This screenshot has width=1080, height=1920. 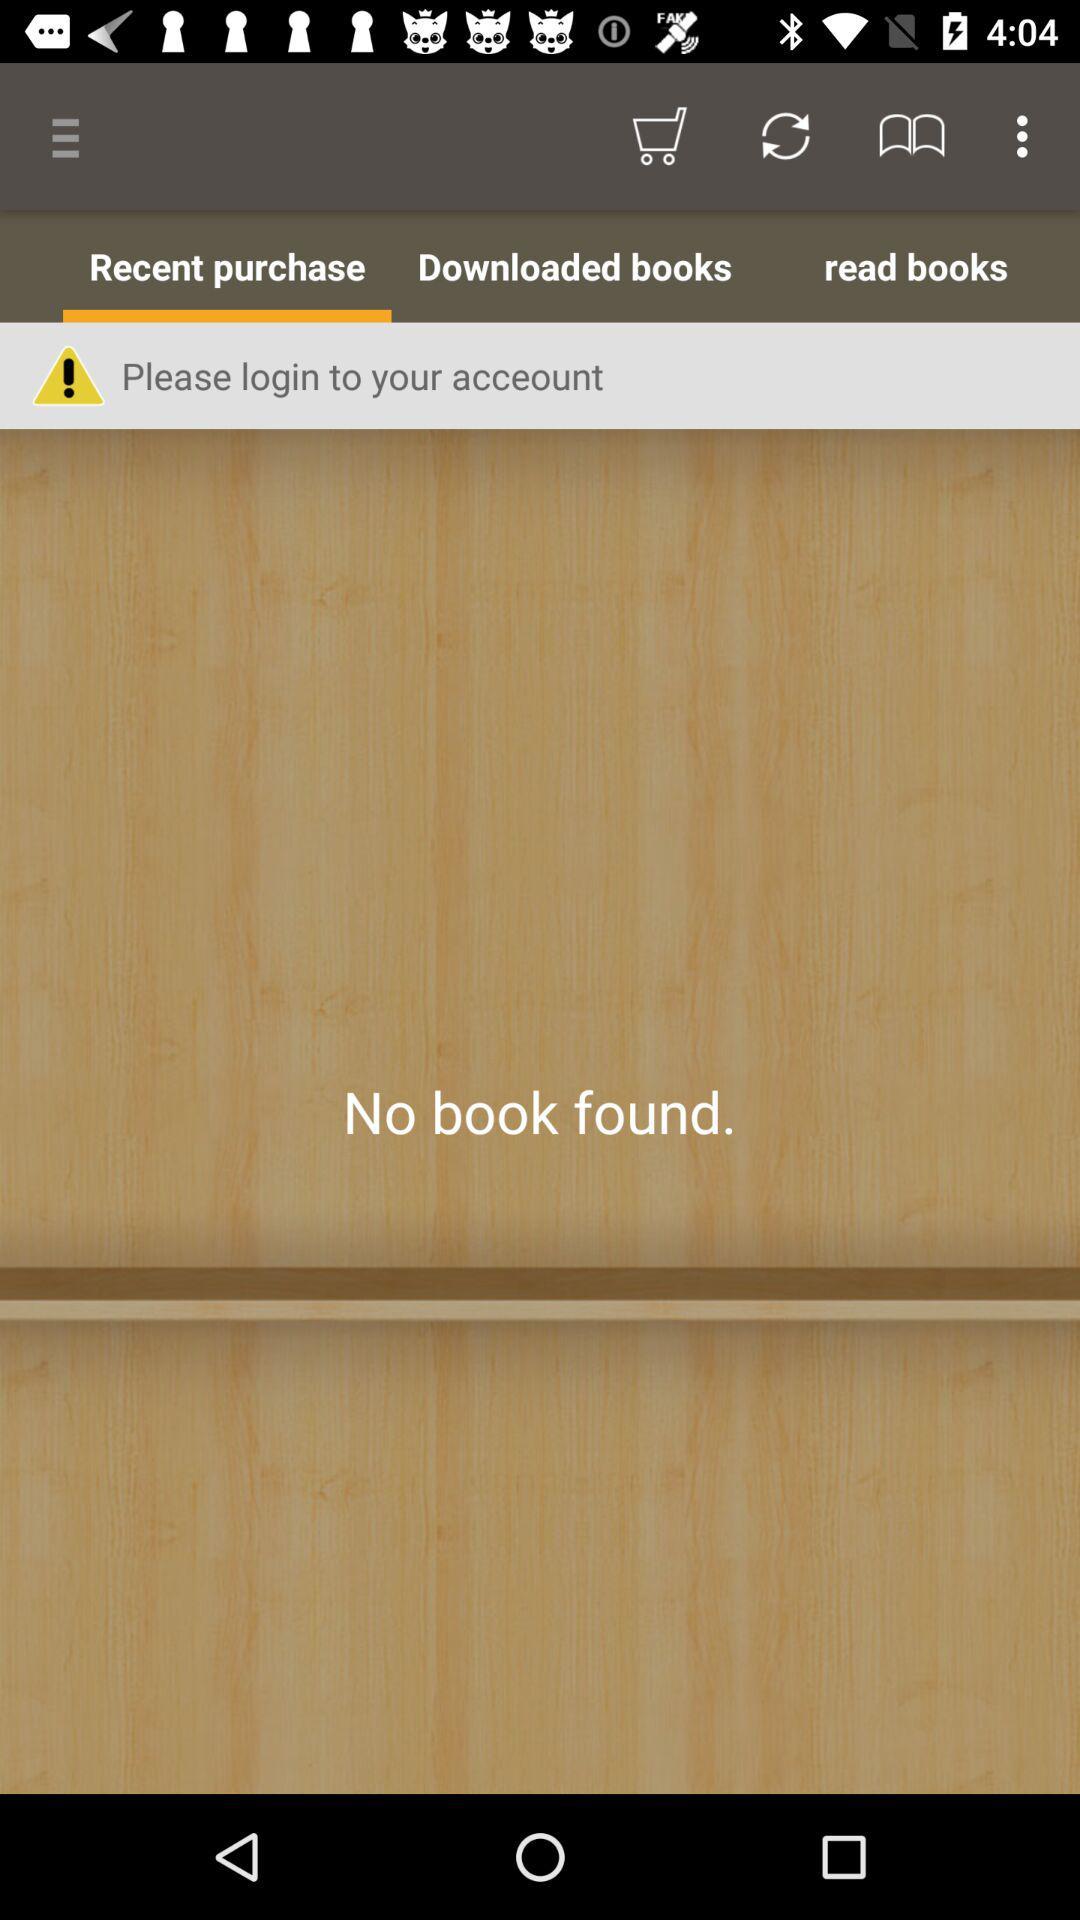 What do you see at coordinates (31, 265) in the screenshot?
I see `the icon next to the recent purchase icon` at bounding box center [31, 265].